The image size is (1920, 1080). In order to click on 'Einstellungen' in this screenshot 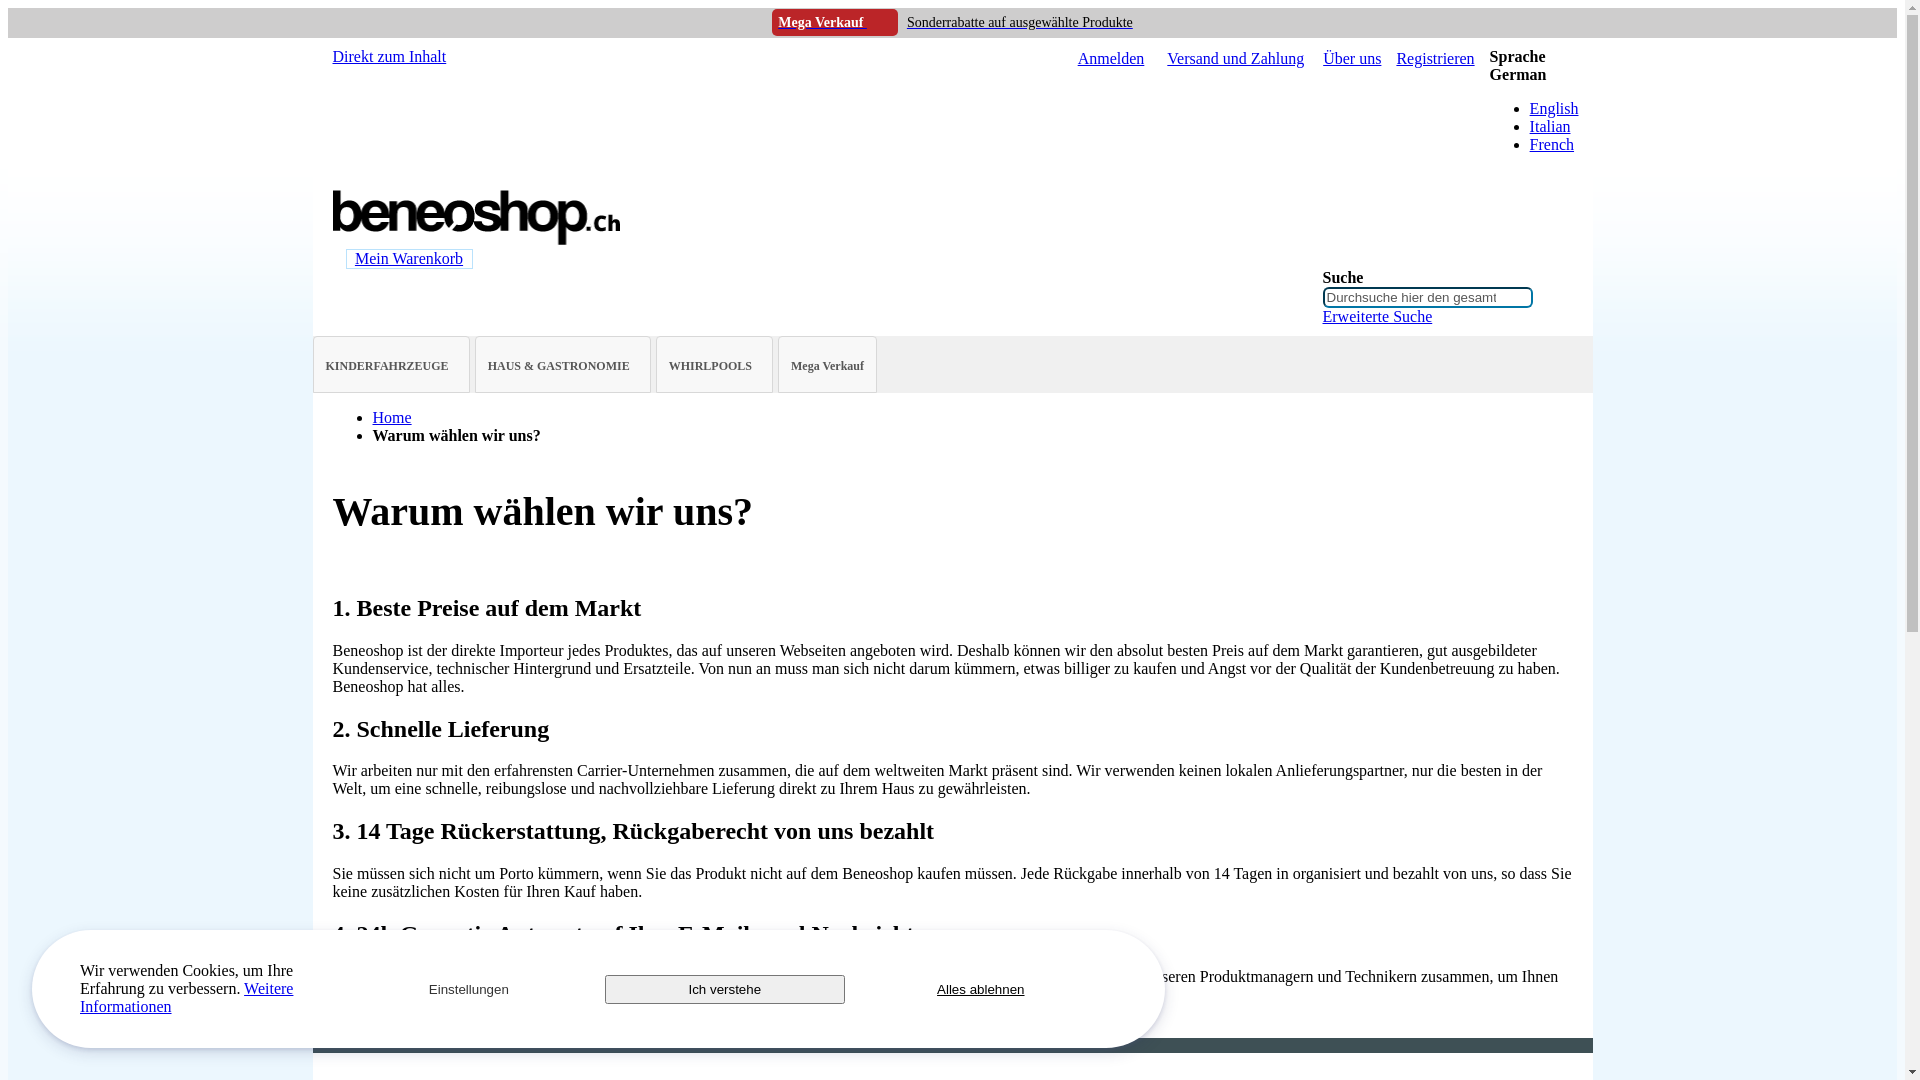, I will do `click(468, 987)`.